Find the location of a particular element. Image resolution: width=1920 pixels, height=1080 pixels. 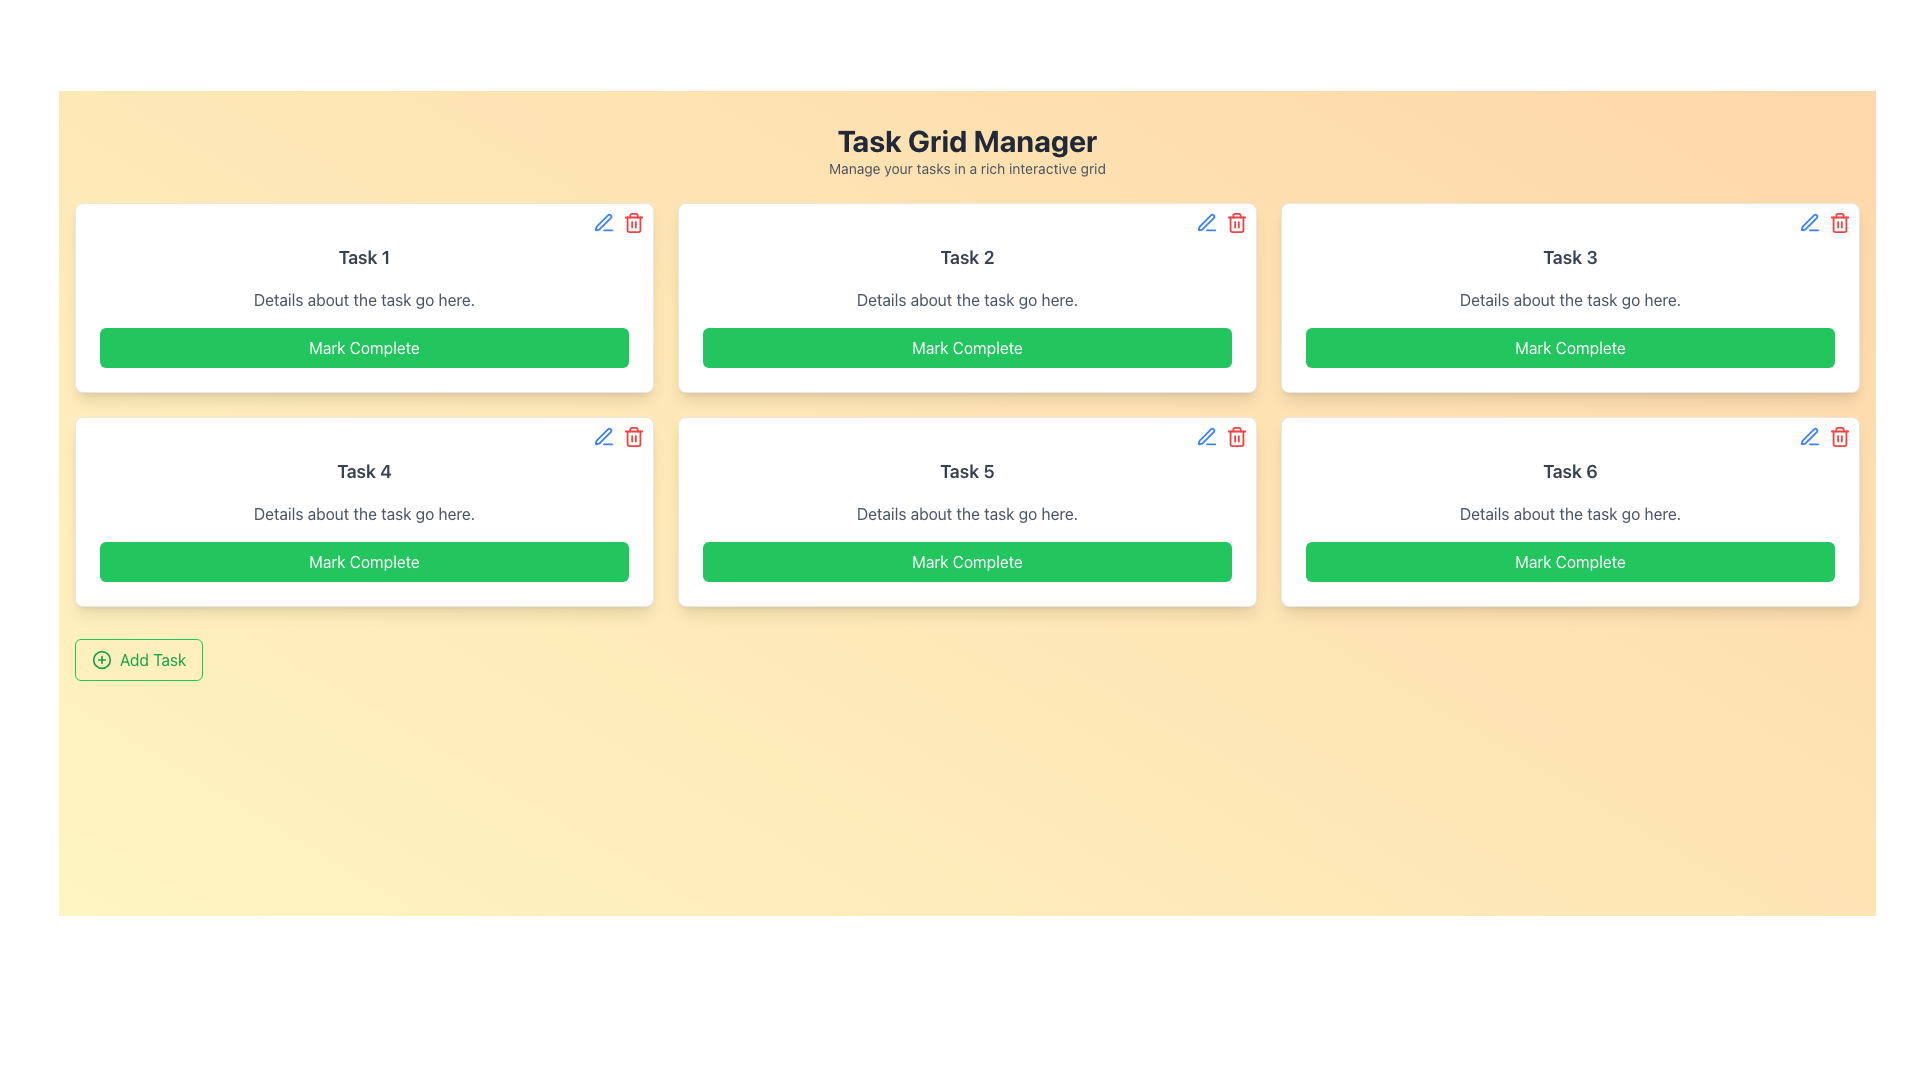

the button located at the bottom of the third card in the task grid to mark 'Task 3' as complete is located at coordinates (1569, 346).